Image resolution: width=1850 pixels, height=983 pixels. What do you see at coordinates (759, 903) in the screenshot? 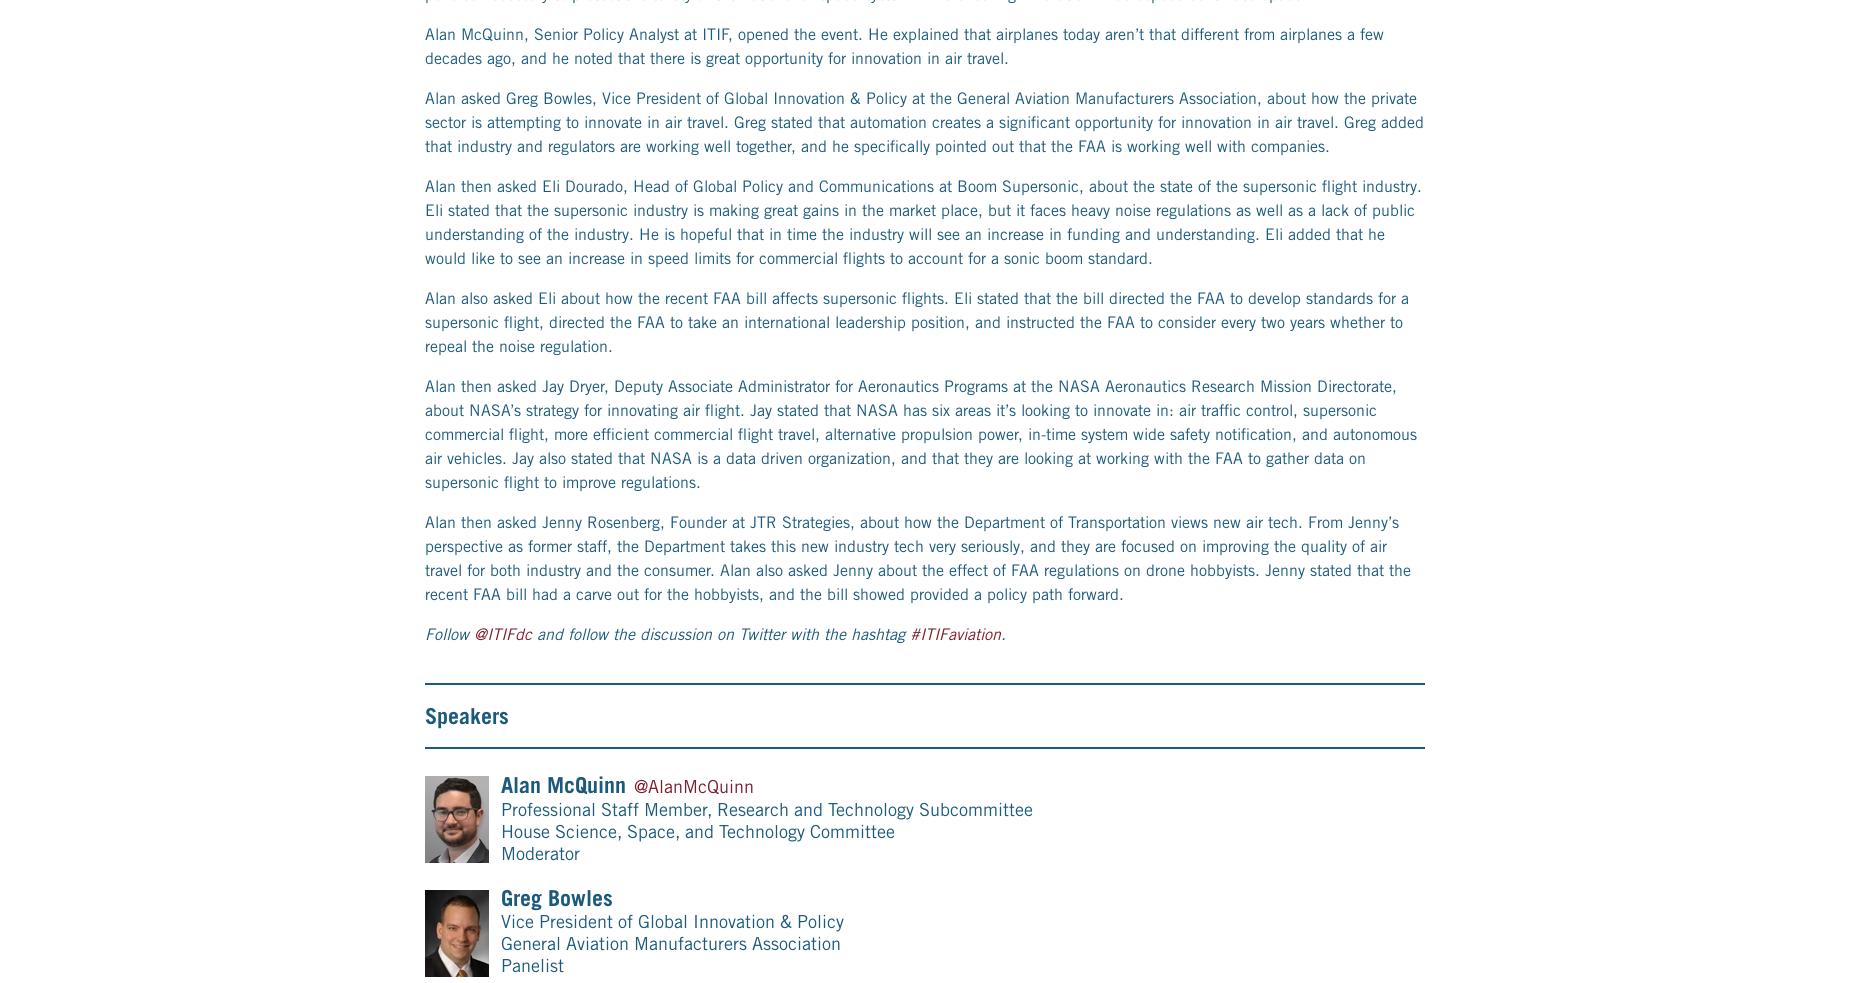
I see `'| (202) 449-1351'` at bounding box center [759, 903].